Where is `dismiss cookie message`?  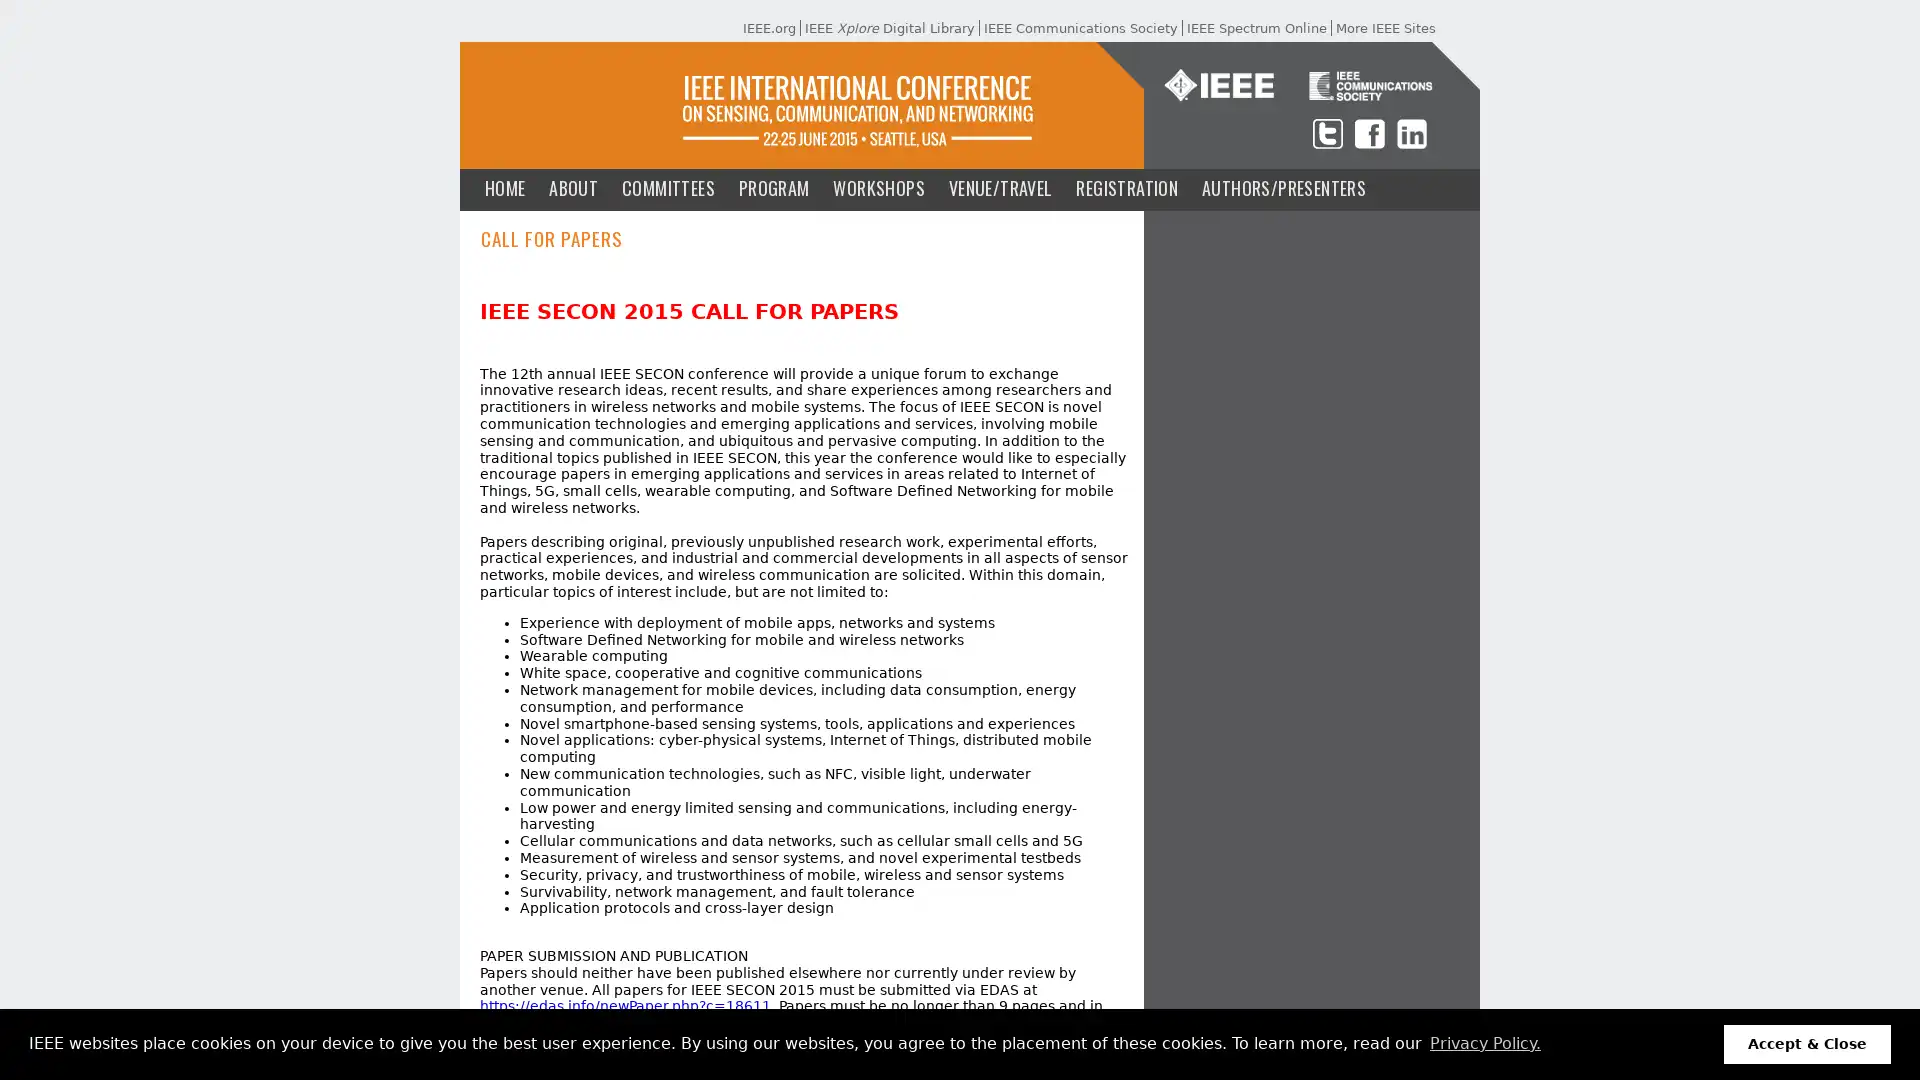
dismiss cookie message is located at coordinates (1807, 1043).